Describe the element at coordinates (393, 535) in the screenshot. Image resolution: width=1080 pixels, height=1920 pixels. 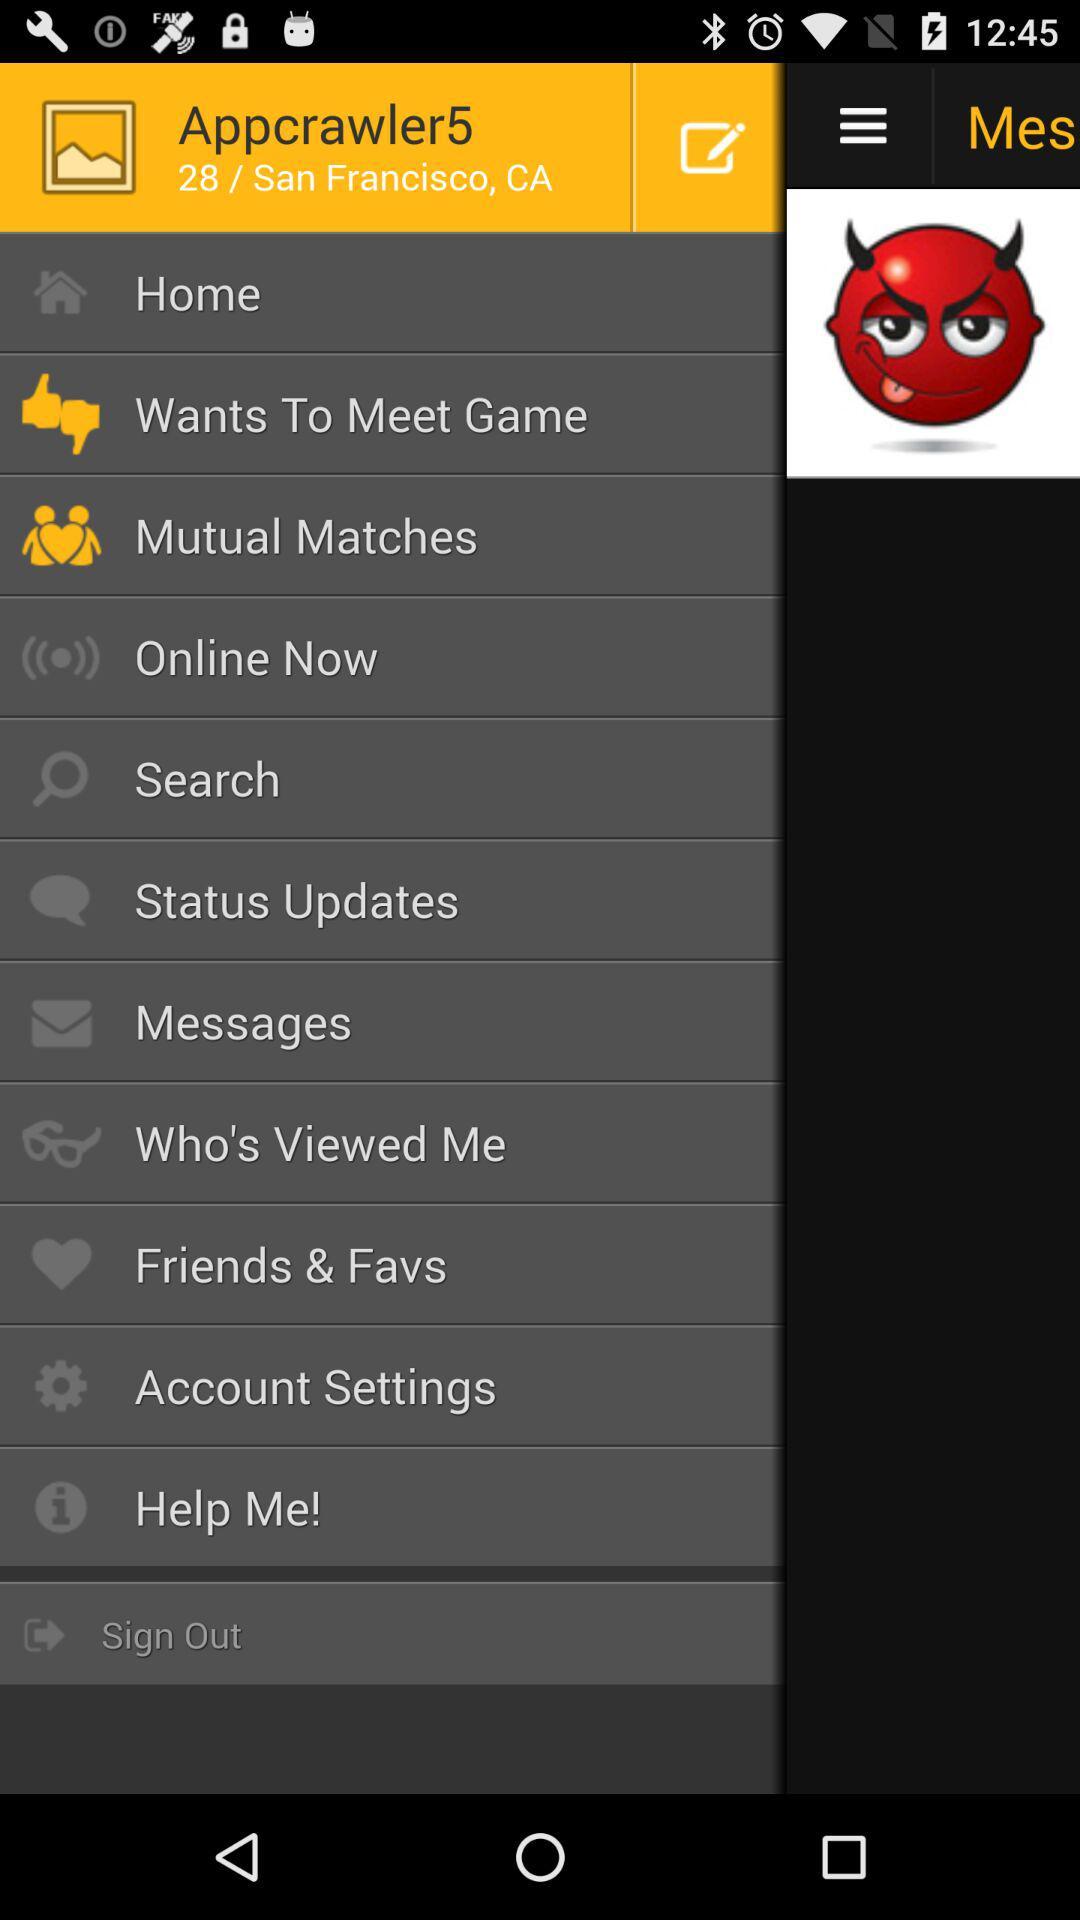
I see `mutual matches icon` at that location.